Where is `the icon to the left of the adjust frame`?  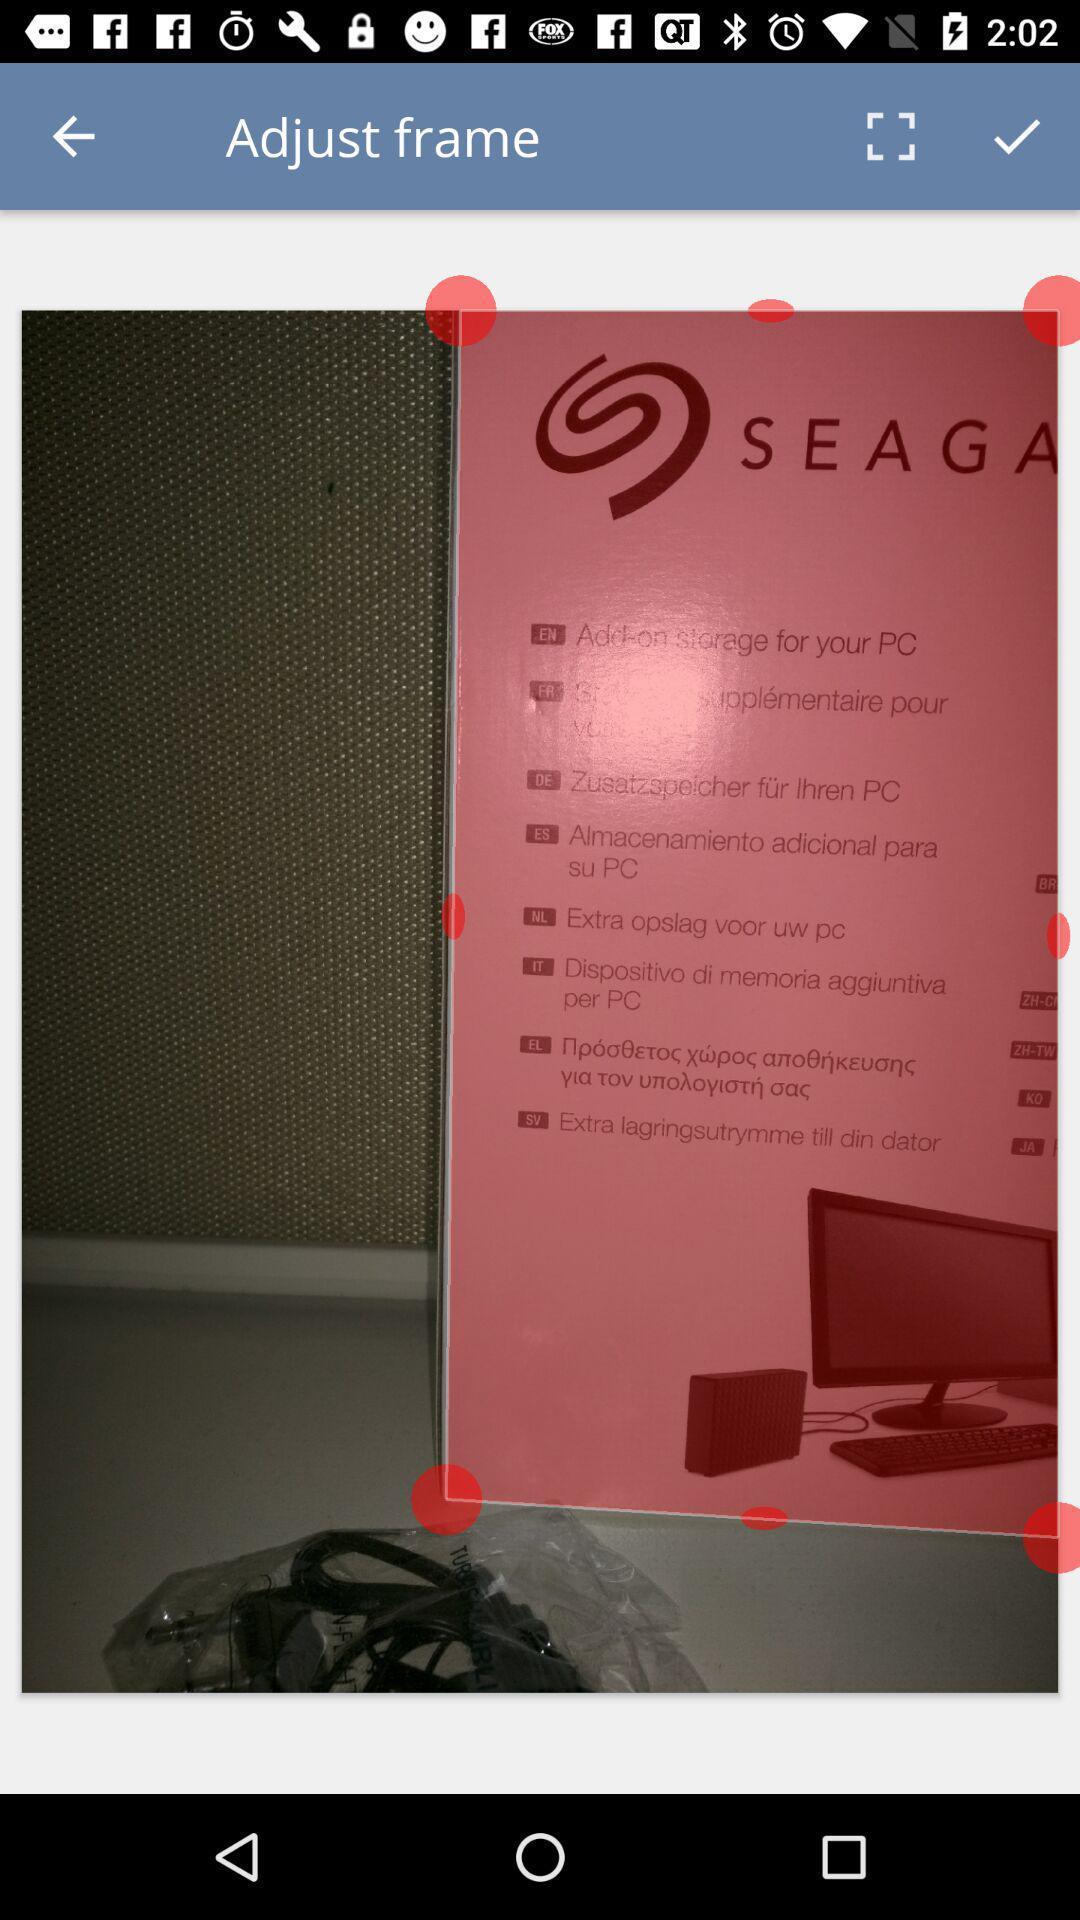
the icon to the left of the adjust frame is located at coordinates (72, 135).